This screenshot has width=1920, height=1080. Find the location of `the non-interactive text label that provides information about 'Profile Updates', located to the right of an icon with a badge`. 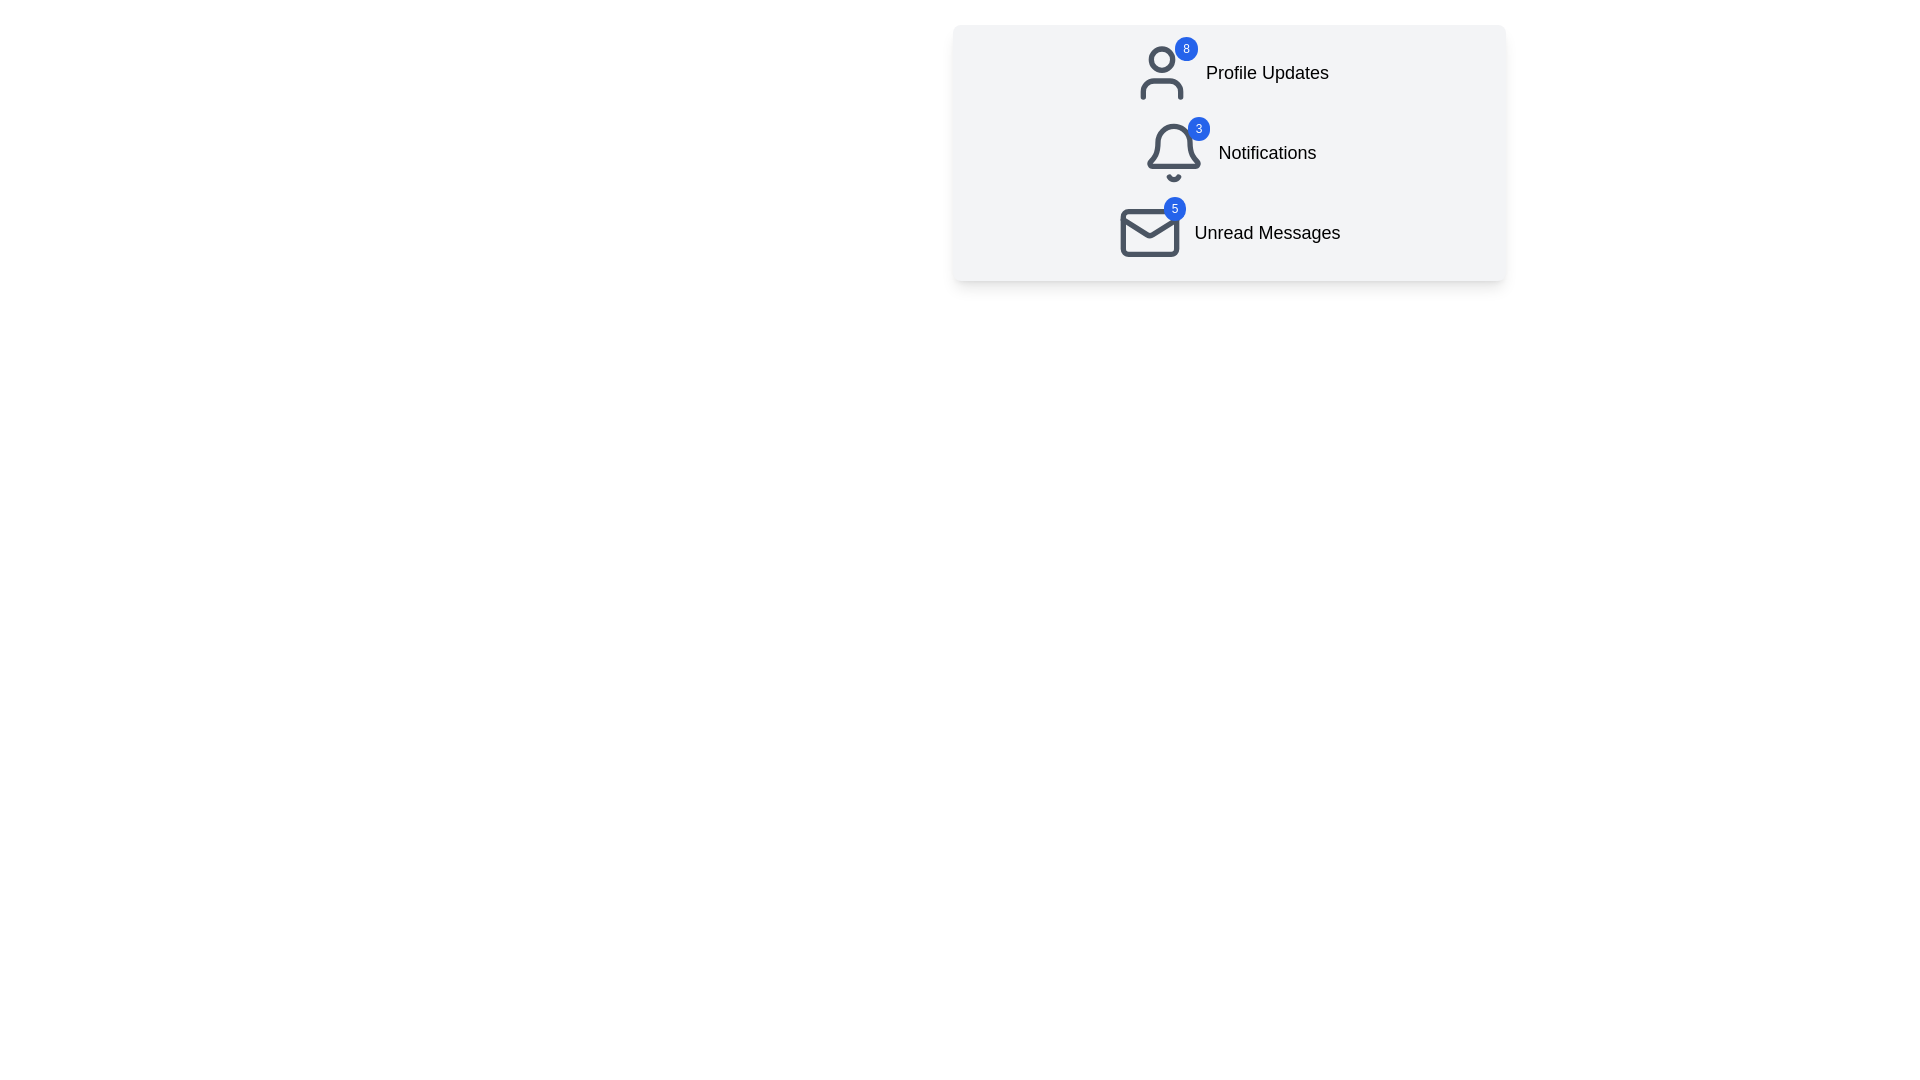

the non-interactive text label that provides information about 'Profile Updates', located to the right of an icon with a badge is located at coordinates (1266, 72).